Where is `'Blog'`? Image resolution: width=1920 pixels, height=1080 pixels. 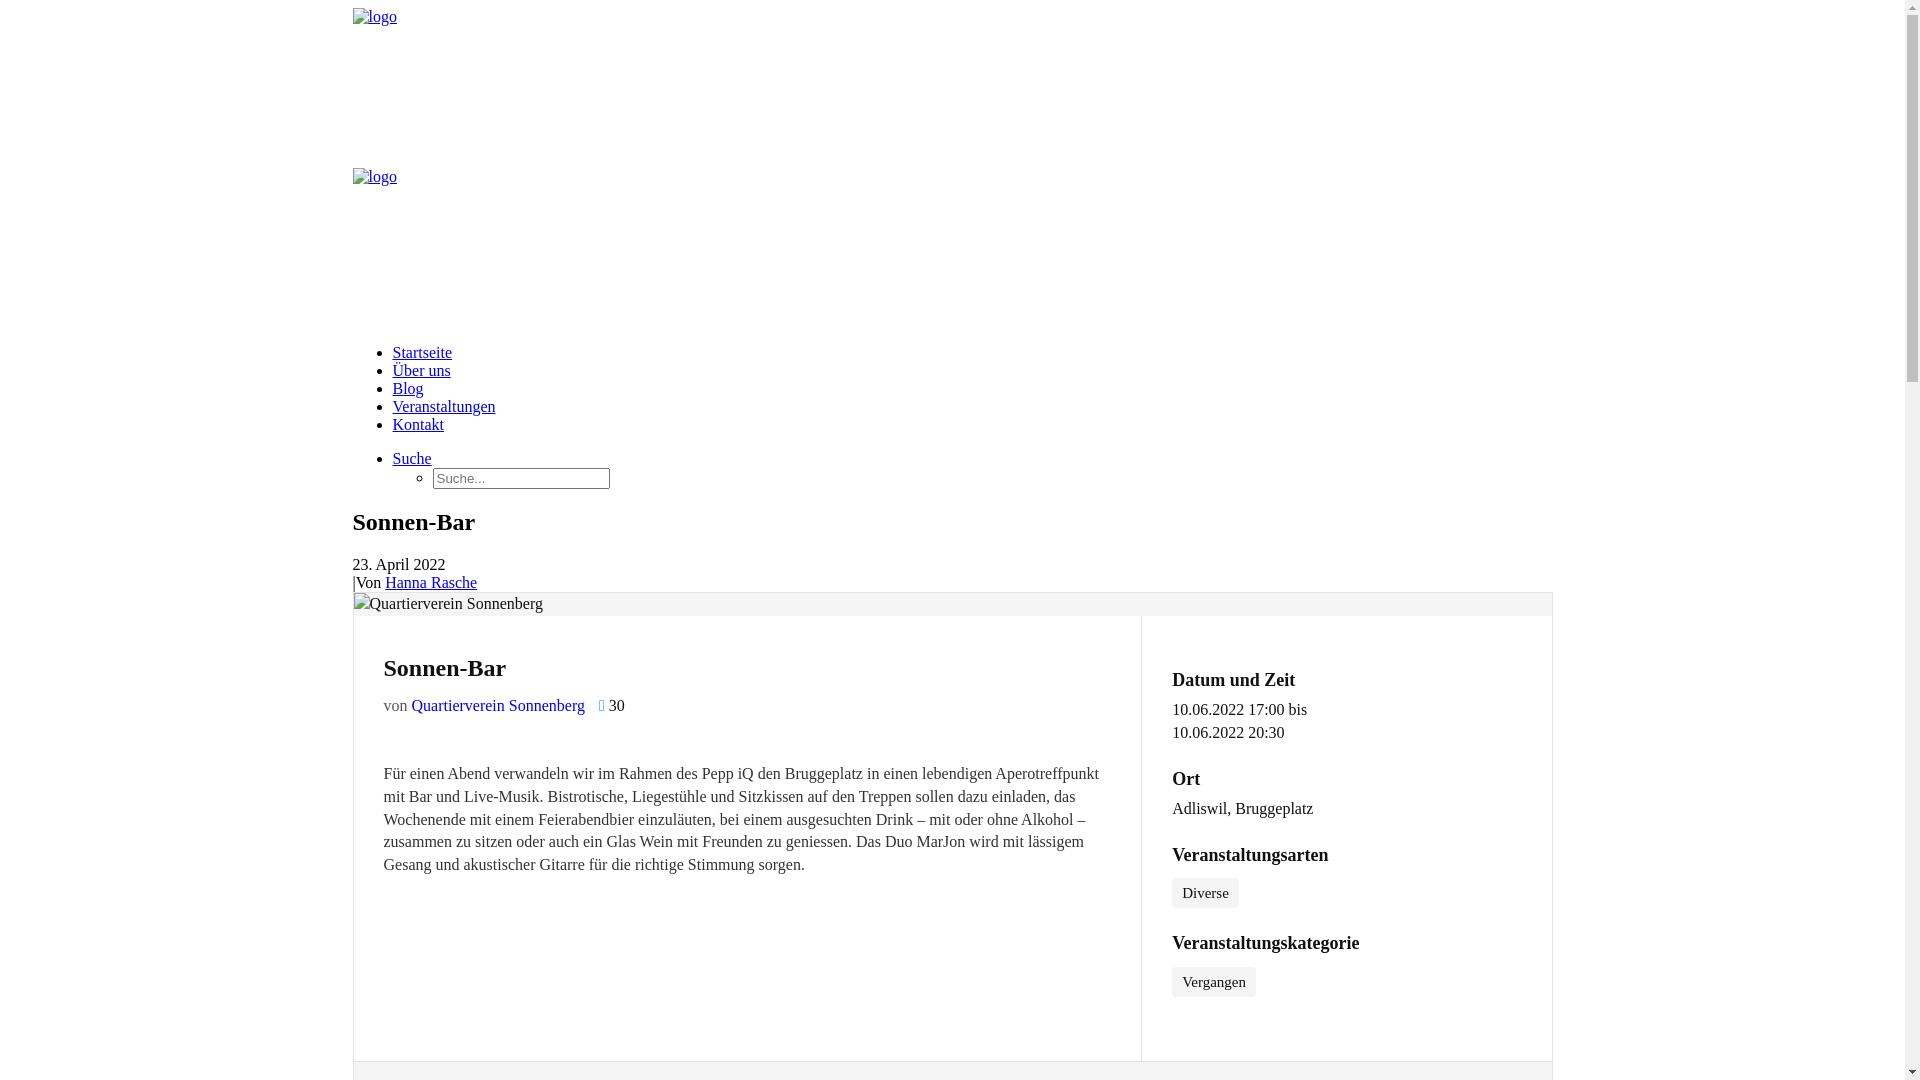 'Blog' is located at coordinates (406, 388).